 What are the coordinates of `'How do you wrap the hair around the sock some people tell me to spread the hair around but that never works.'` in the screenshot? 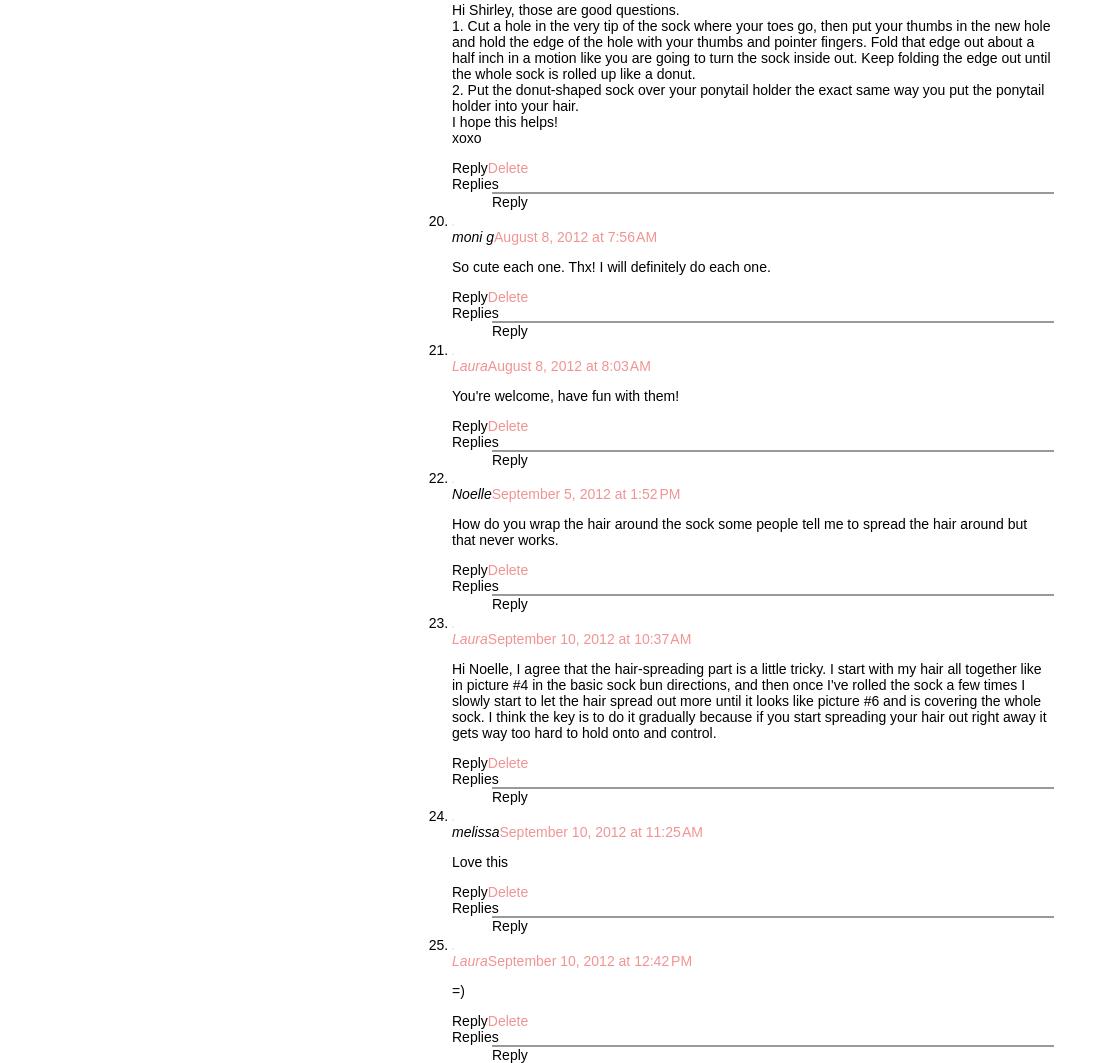 It's located at (450, 532).